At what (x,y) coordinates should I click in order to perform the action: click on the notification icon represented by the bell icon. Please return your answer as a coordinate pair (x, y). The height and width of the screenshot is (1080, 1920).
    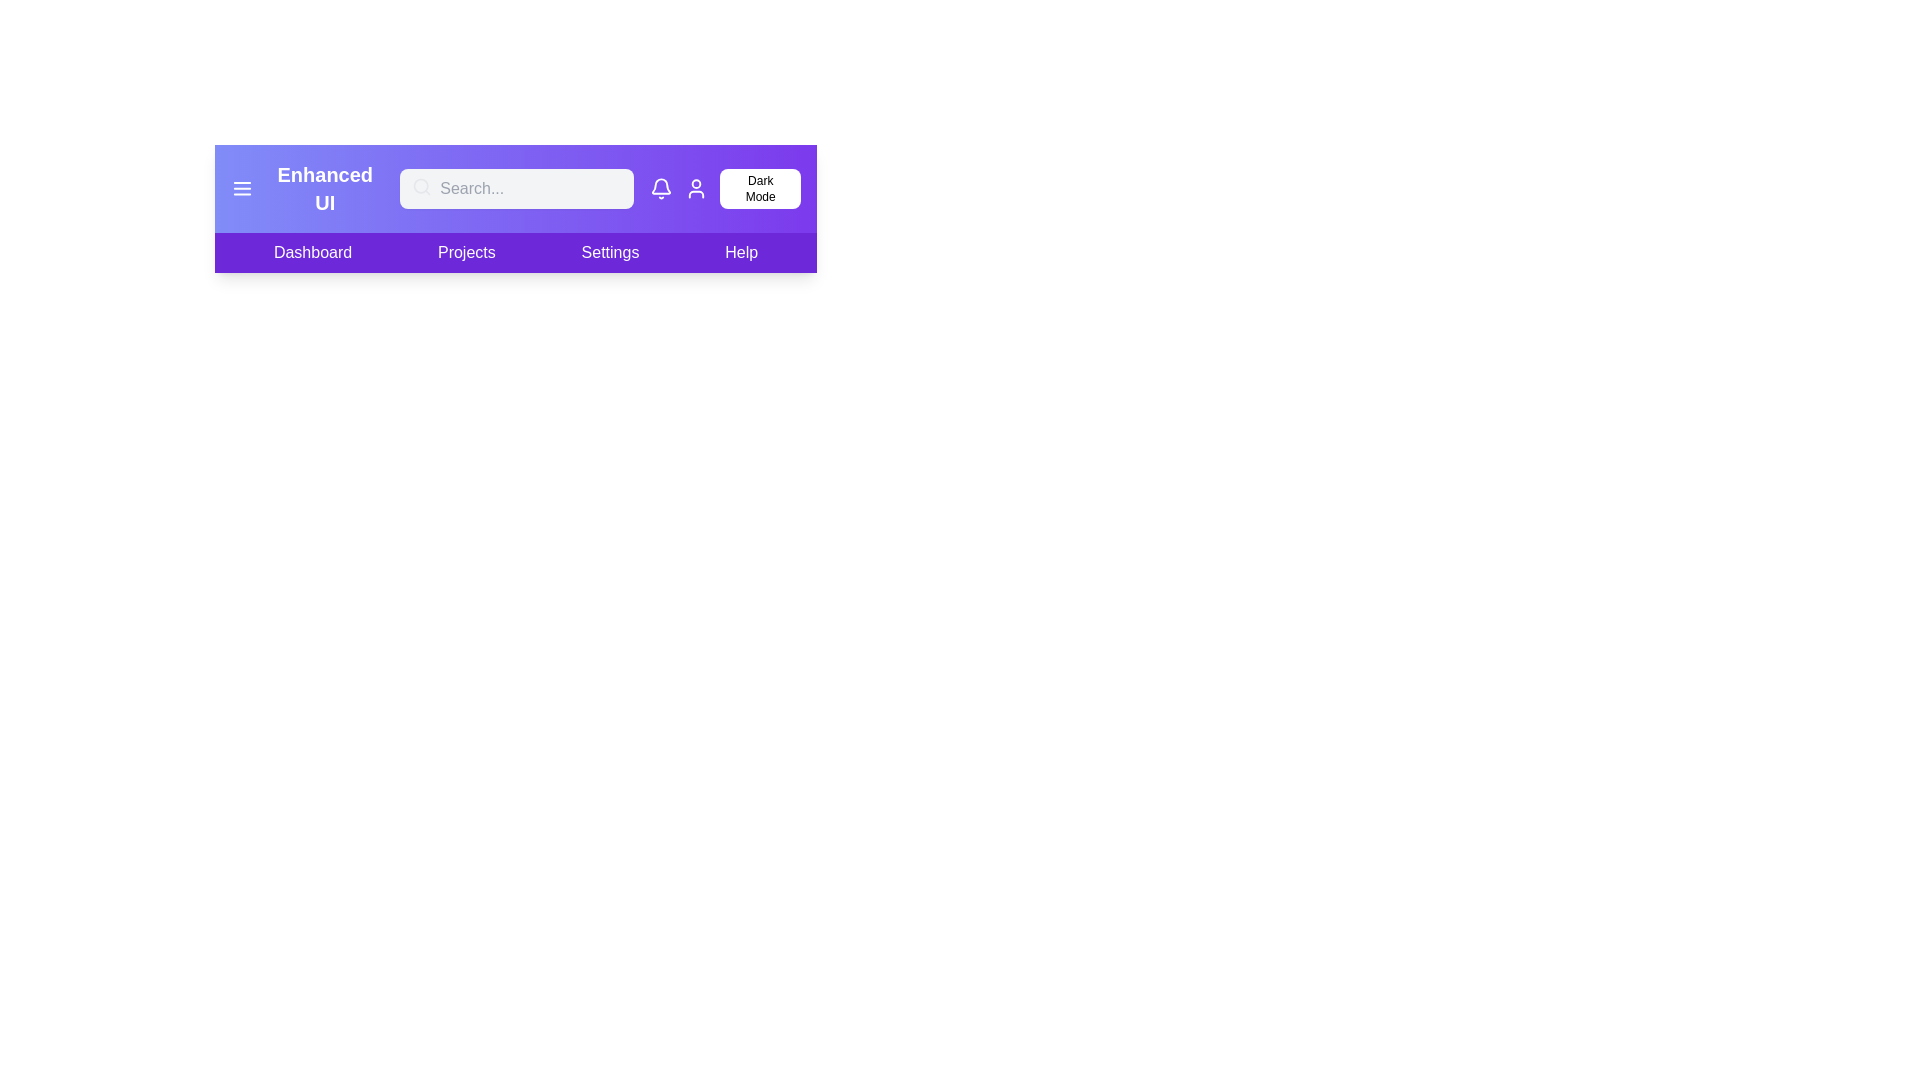
    Looking at the image, I should click on (661, 189).